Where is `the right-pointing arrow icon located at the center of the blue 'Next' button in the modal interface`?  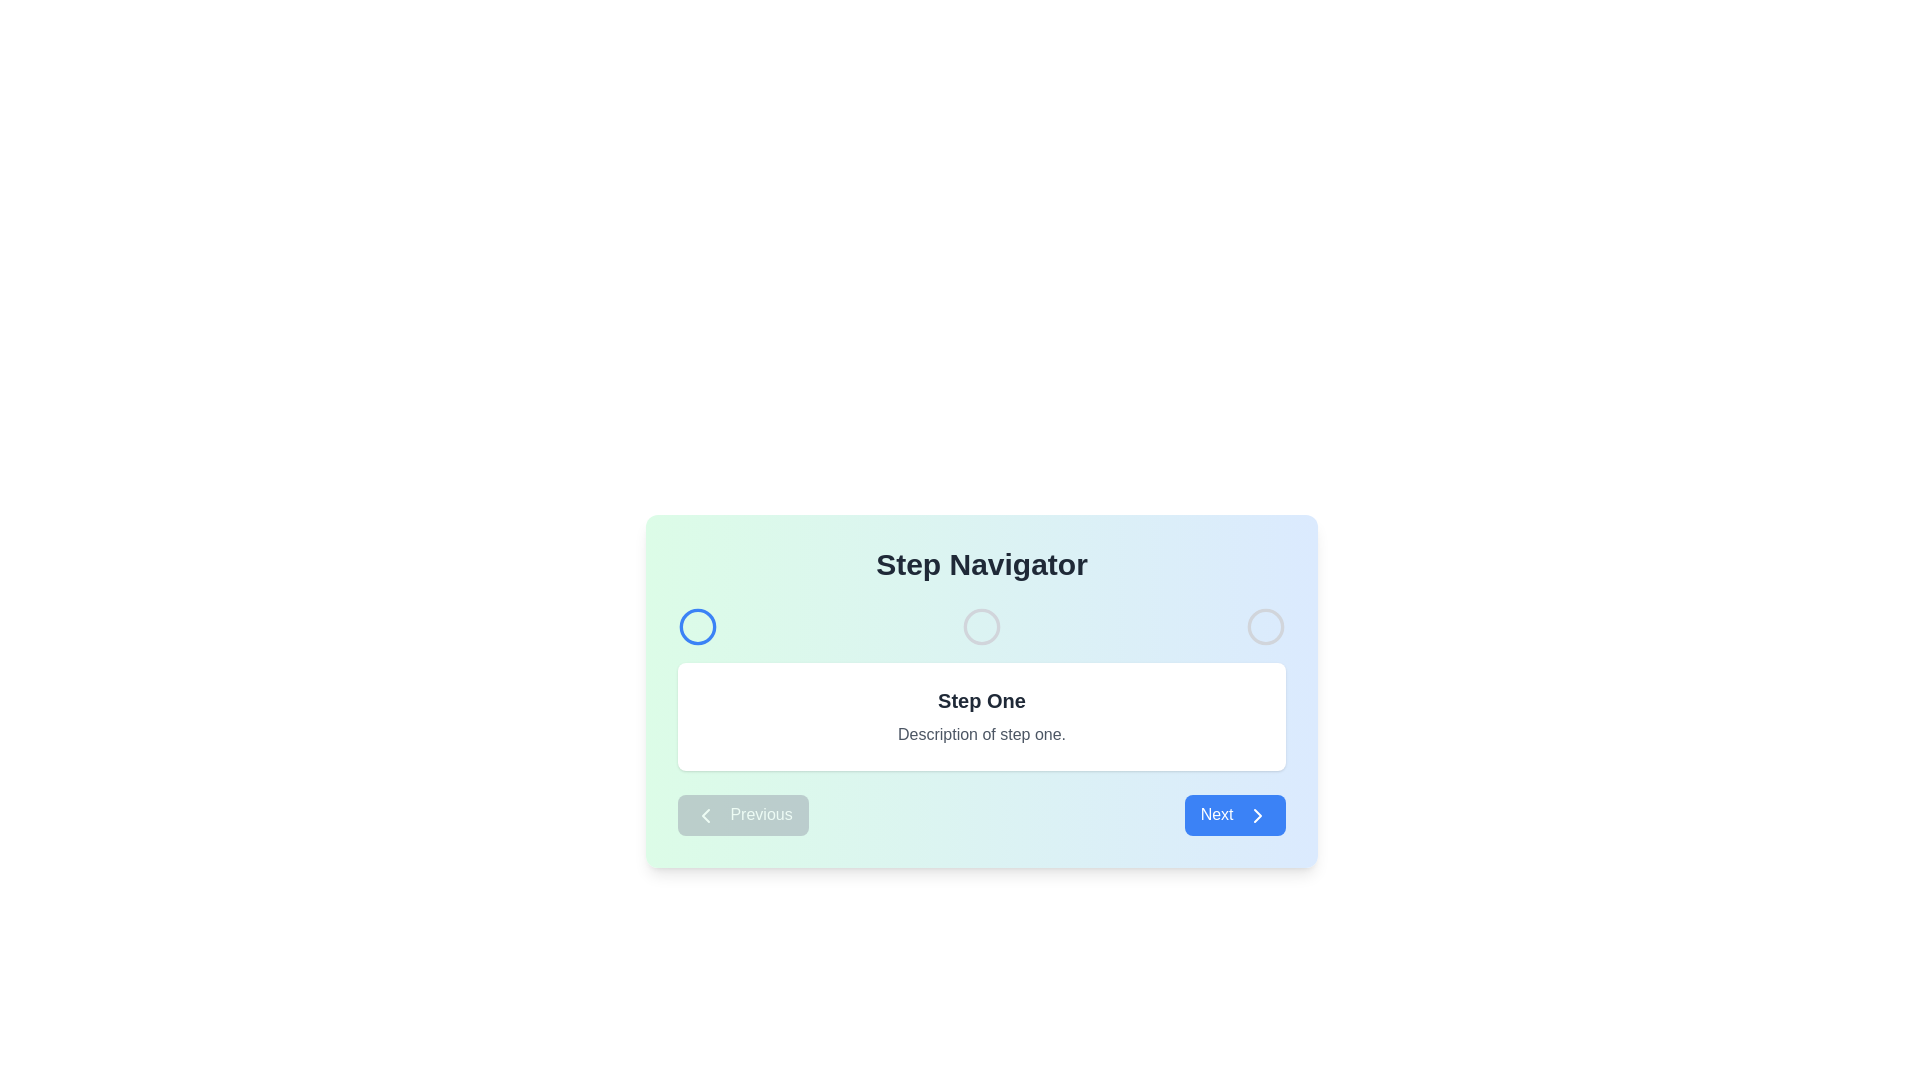 the right-pointing arrow icon located at the center of the blue 'Next' button in the modal interface is located at coordinates (1256, 814).